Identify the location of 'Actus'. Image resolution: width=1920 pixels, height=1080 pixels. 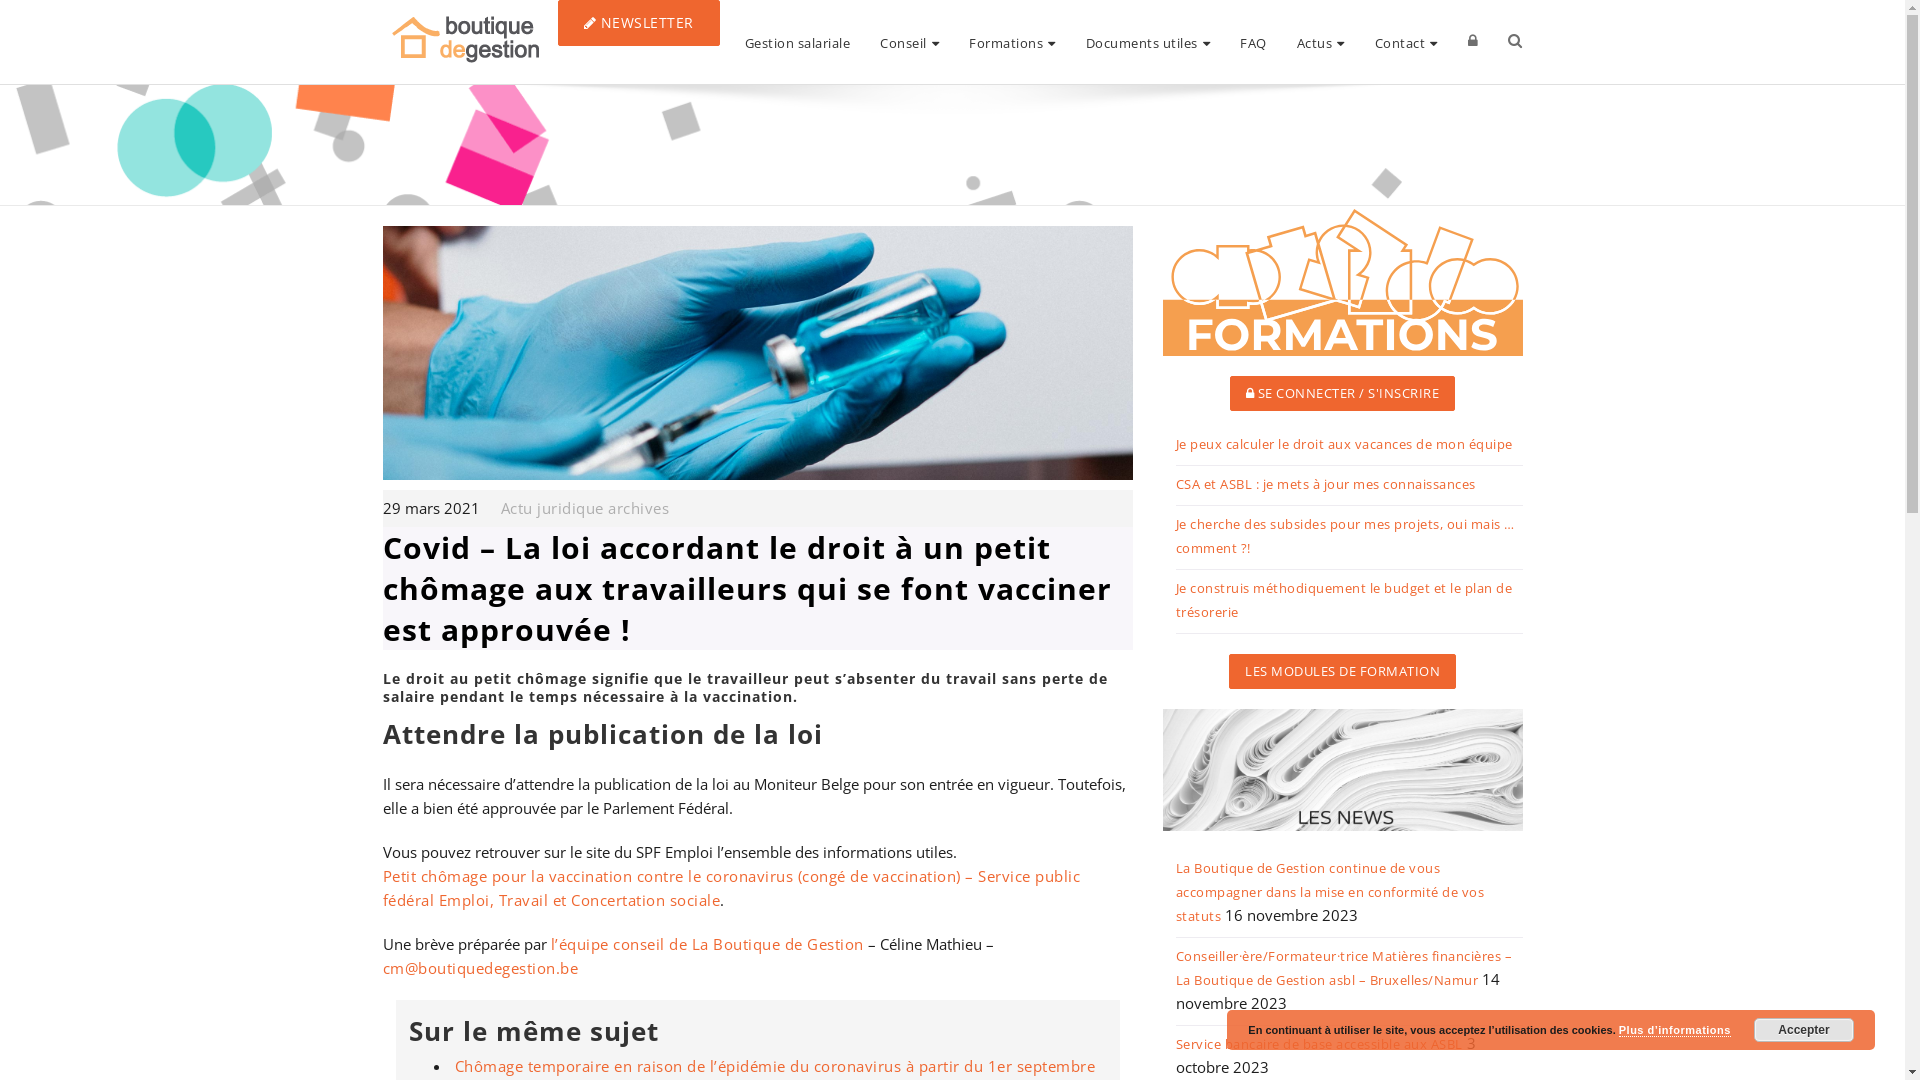
(1320, 42).